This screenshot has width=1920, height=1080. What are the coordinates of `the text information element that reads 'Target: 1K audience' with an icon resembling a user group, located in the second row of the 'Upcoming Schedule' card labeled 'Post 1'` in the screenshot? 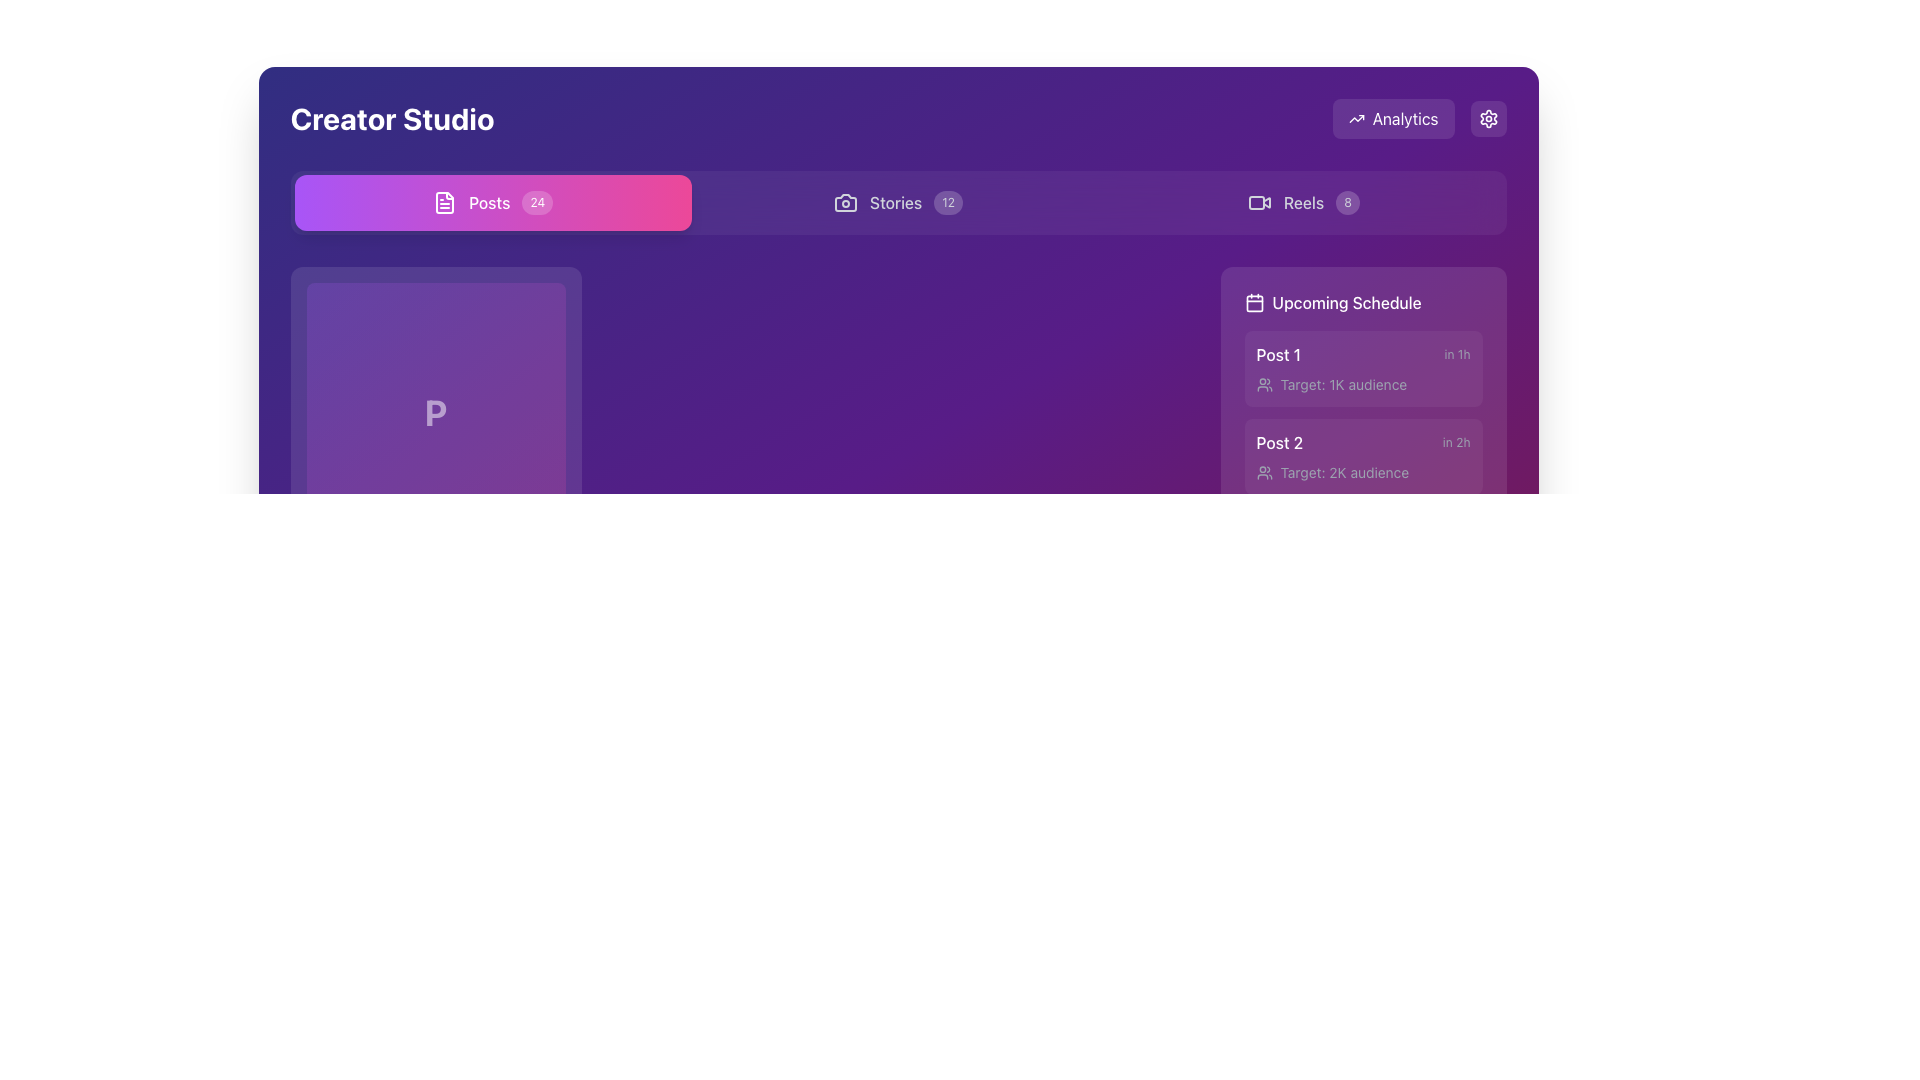 It's located at (1362, 385).